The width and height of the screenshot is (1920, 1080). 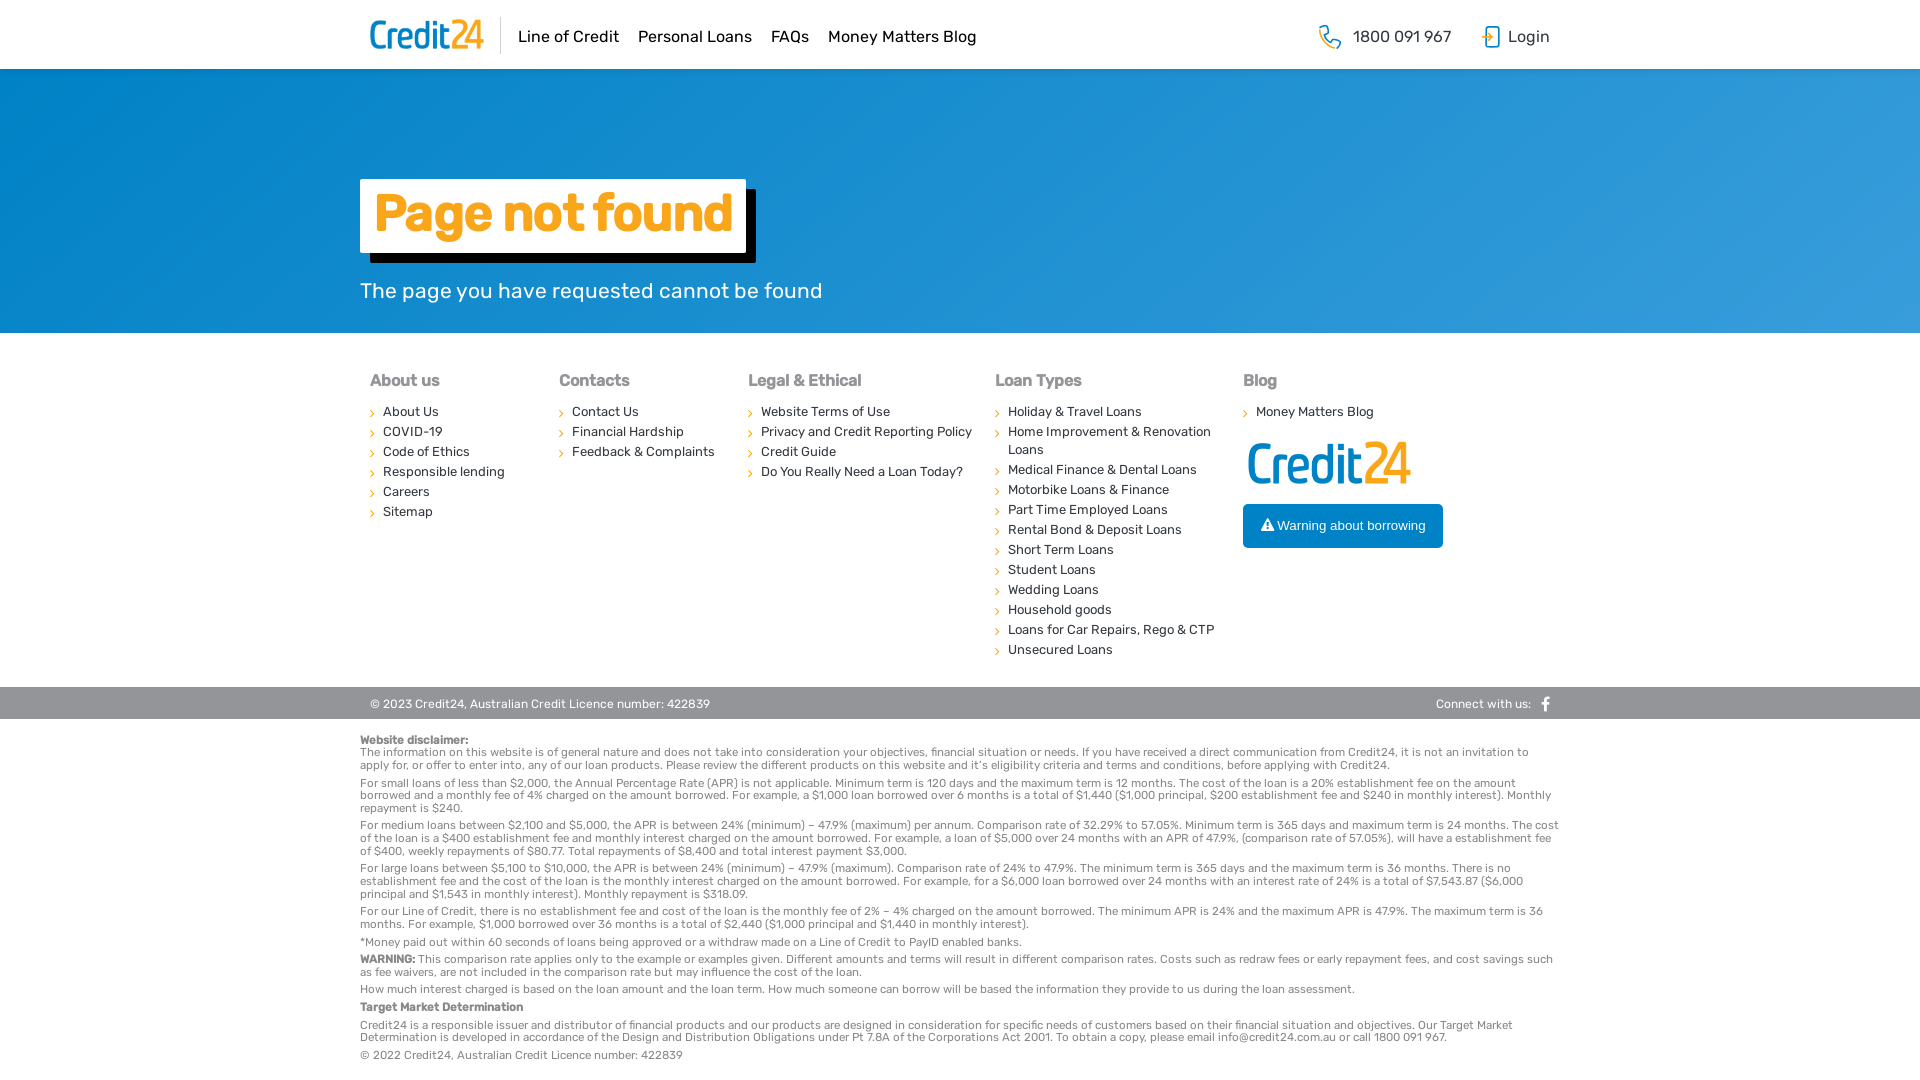 What do you see at coordinates (901, 35) in the screenshot?
I see `'Money Matters Blog'` at bounding box center [901, 35].